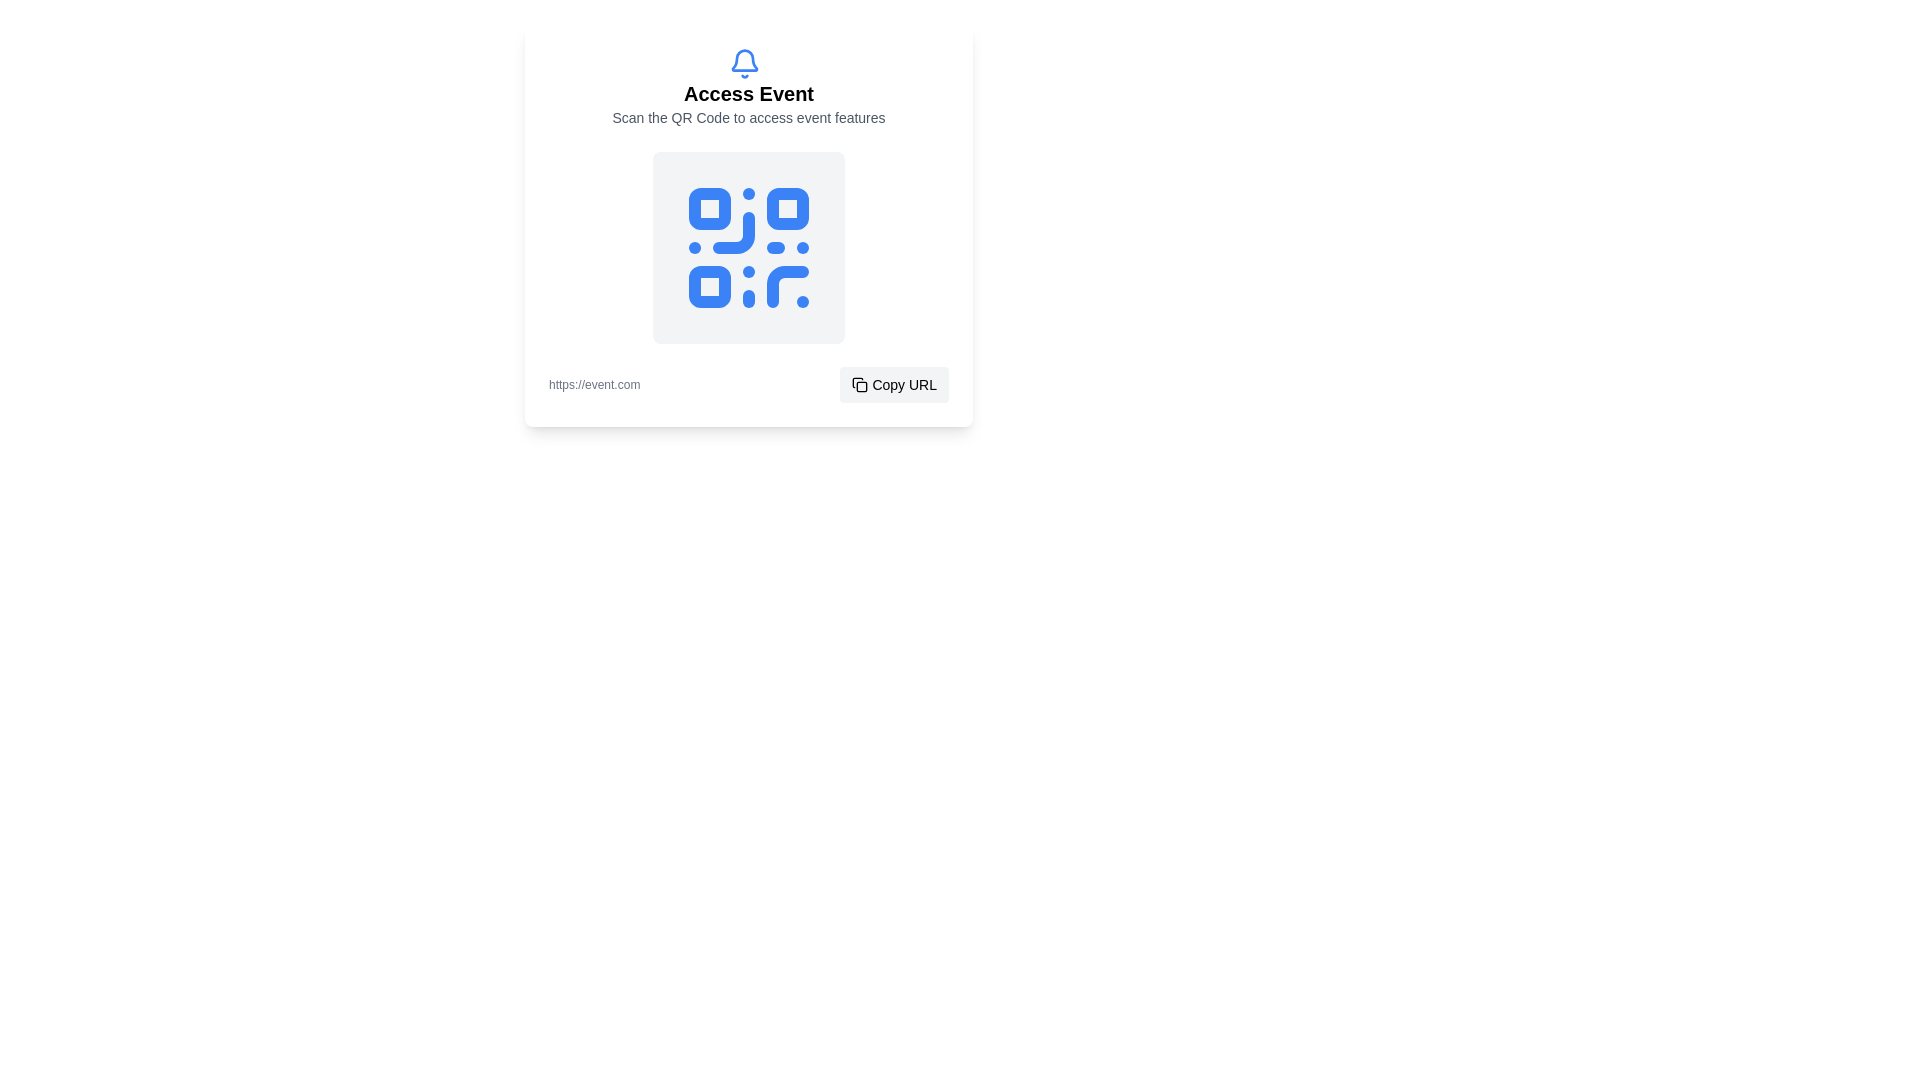  I want to click on the Text Label that serves as a title or heading, positioned centrally below a bell icon and above descriptive text about scanning a QR code, so click(747, 93).